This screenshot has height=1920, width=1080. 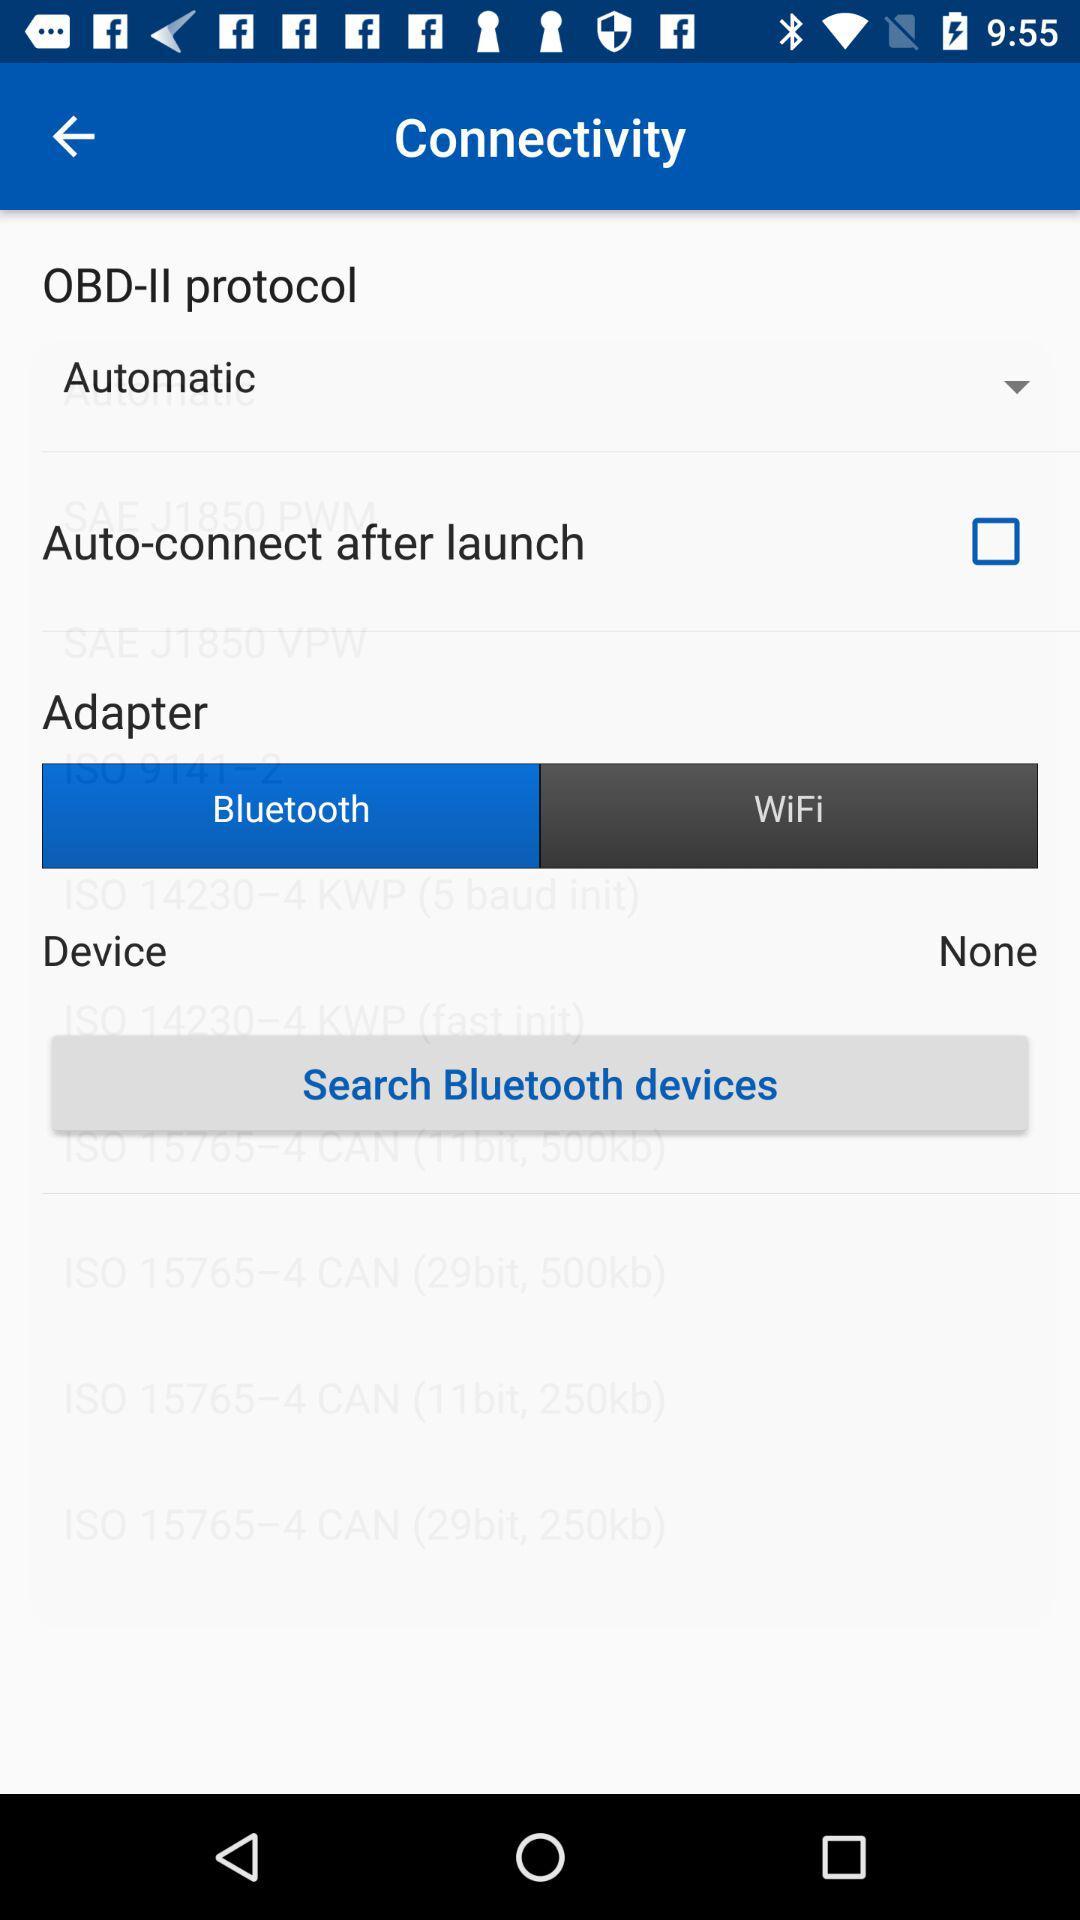 I want to click on the search bluetooth devices, so click(x=540, y=1082).